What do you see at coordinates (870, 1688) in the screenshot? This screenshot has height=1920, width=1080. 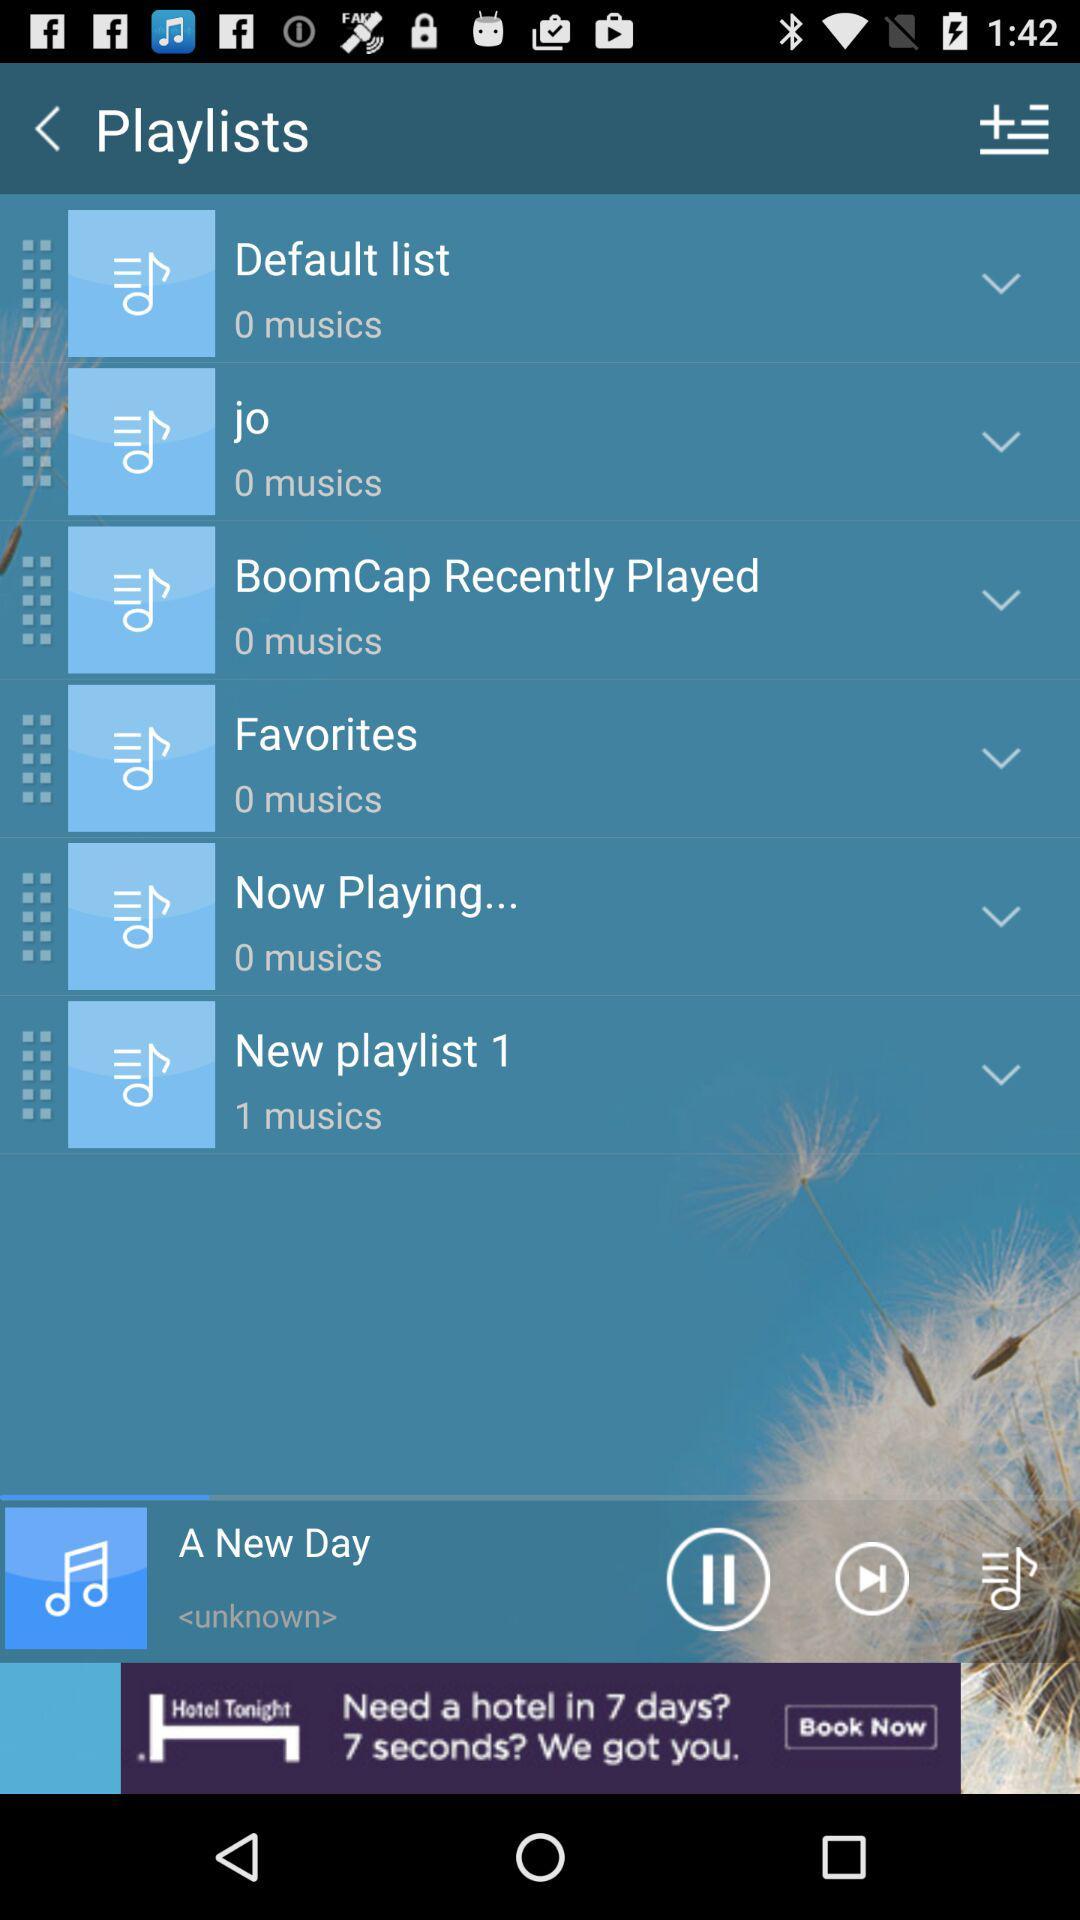 I see `the skip_next icon` at bounding box center [870, 1688].